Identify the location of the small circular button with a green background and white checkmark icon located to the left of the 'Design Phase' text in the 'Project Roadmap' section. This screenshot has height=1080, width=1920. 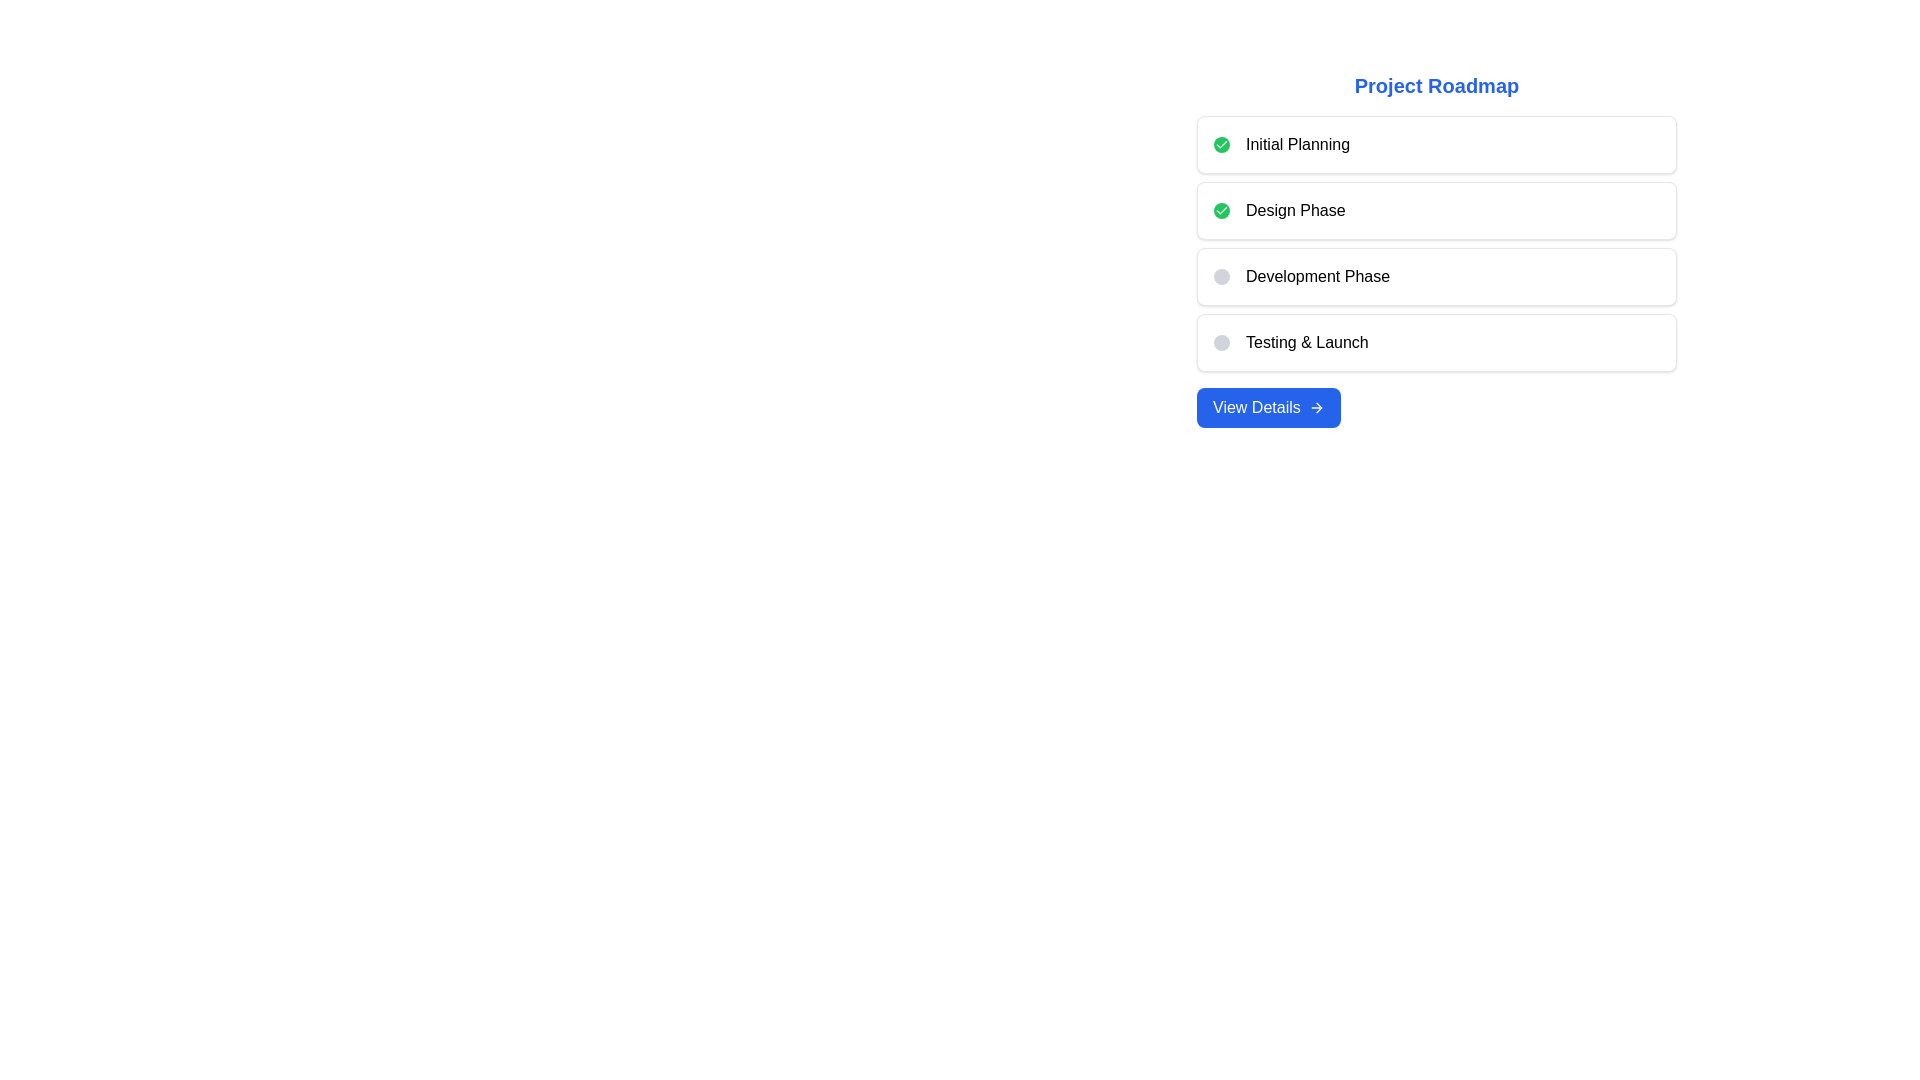
(1221, 211).